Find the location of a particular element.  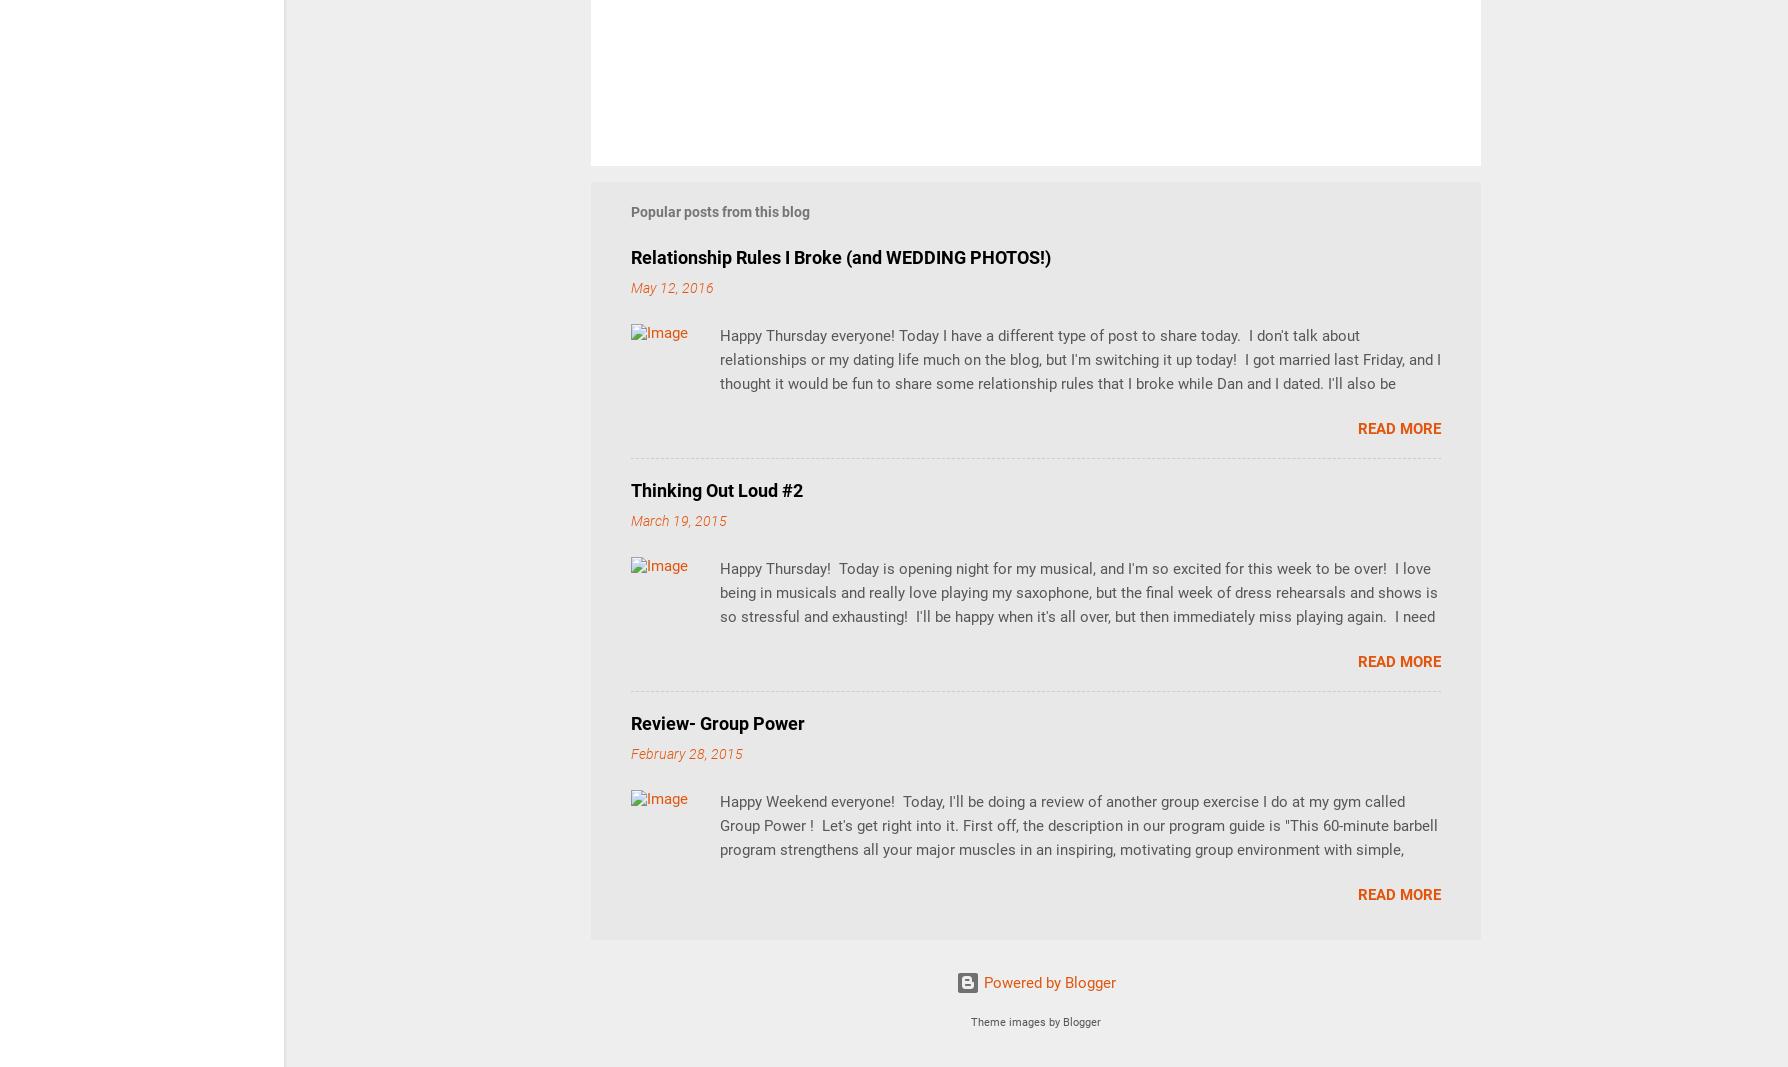

'Happy Weekend everyone!  Today, I'll be doing a review of another group exercise I do at my gym called Group Power !  Let's get right into it.   First off, the description in our program guide is "This 60-minute barbell program strengthens all your major muscles in an inspiring, motivating group environment with simple, athletic movements such as squats, lunges, presses and curls."     I don't exactly look like this when I'm curling..but you get the idea!    Let me tell you, this is one intense workout!  For the entire 60 minutes, we're constantly moving and lifting and by the end I'm a pool of sweat!  We work out all the major muscle groups - Legs, Chest, Triceps, Biceps, Glutes, Shoulders, and Core with light to moderate weights.  We also use a step to do exercises like chest presses and split squats.   For each song, we focus on one muscle group, and do a variety of exercises with lots of repetitions, set to the beat of the music.  The tempo of the' is located at coordinates (719, 897).